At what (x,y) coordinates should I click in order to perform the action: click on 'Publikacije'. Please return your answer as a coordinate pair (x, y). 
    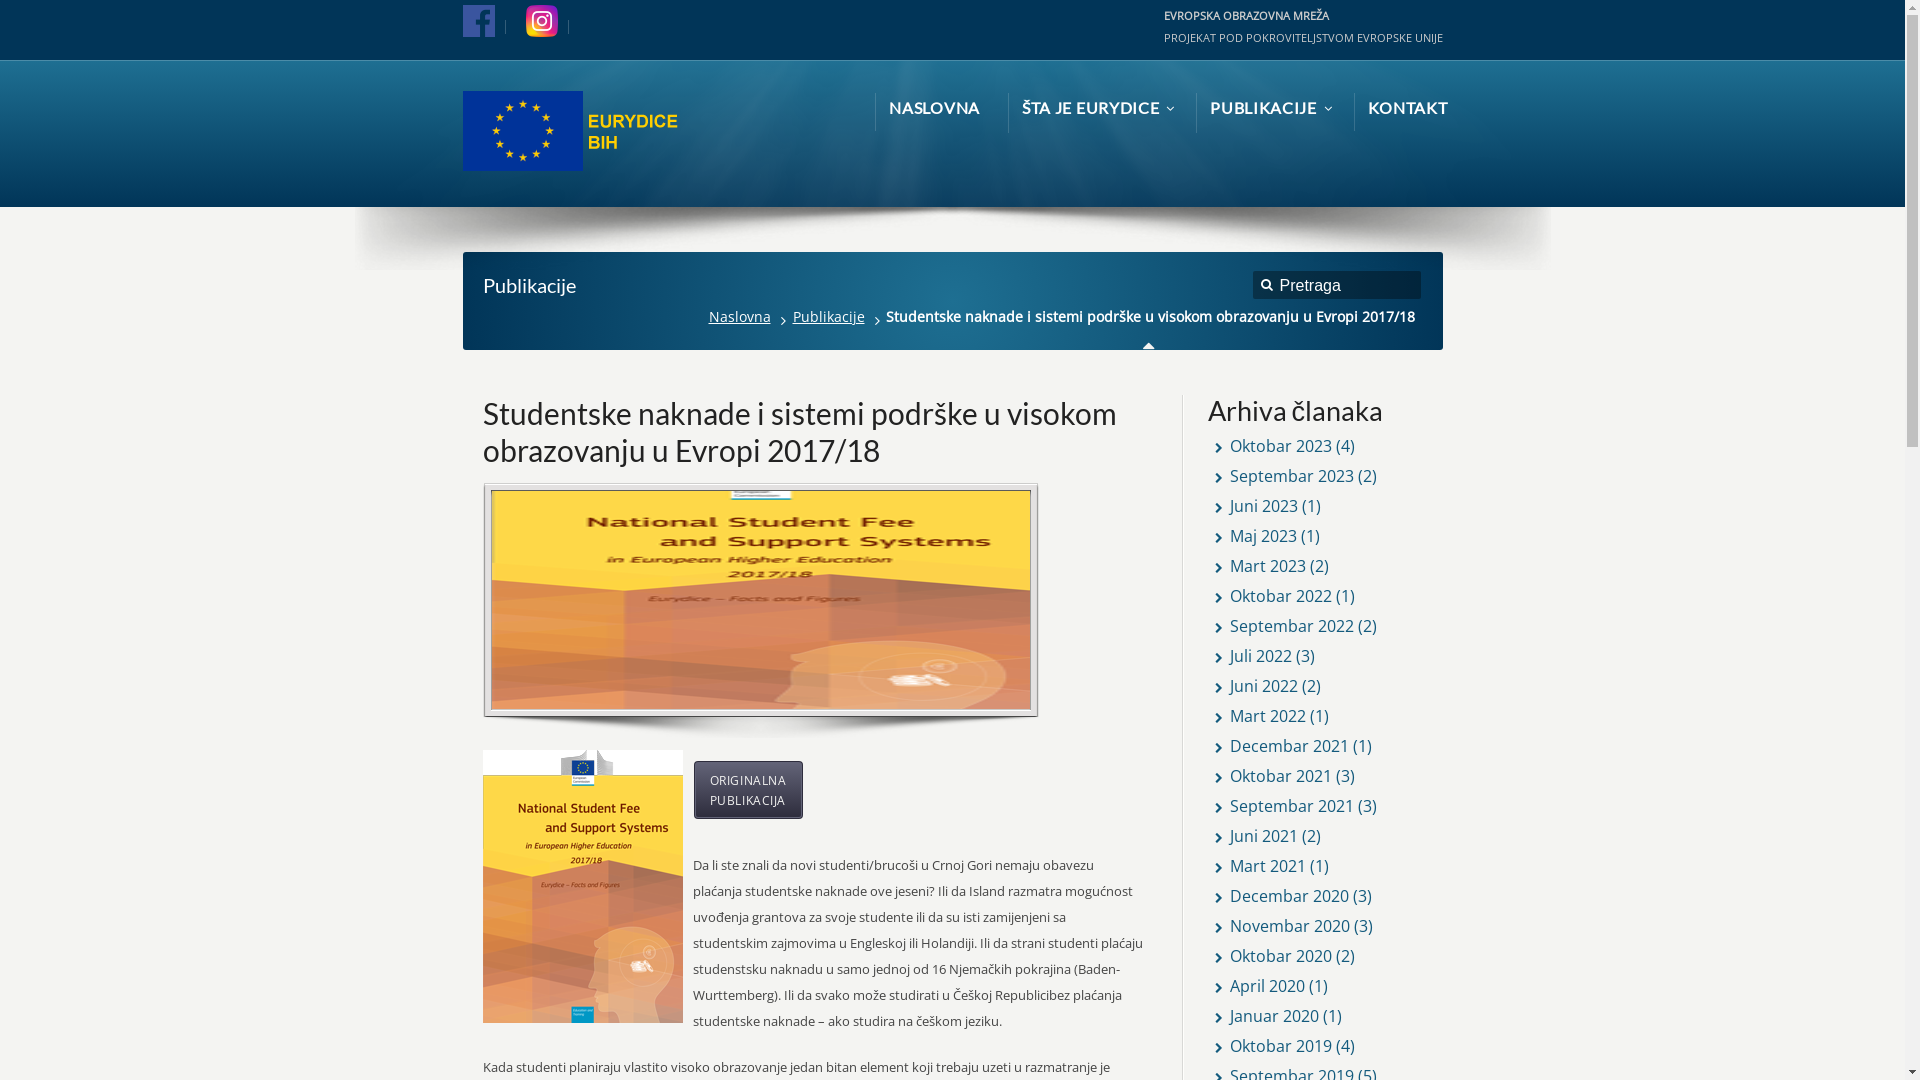
    Looking at the image, I should click on (785, 315).